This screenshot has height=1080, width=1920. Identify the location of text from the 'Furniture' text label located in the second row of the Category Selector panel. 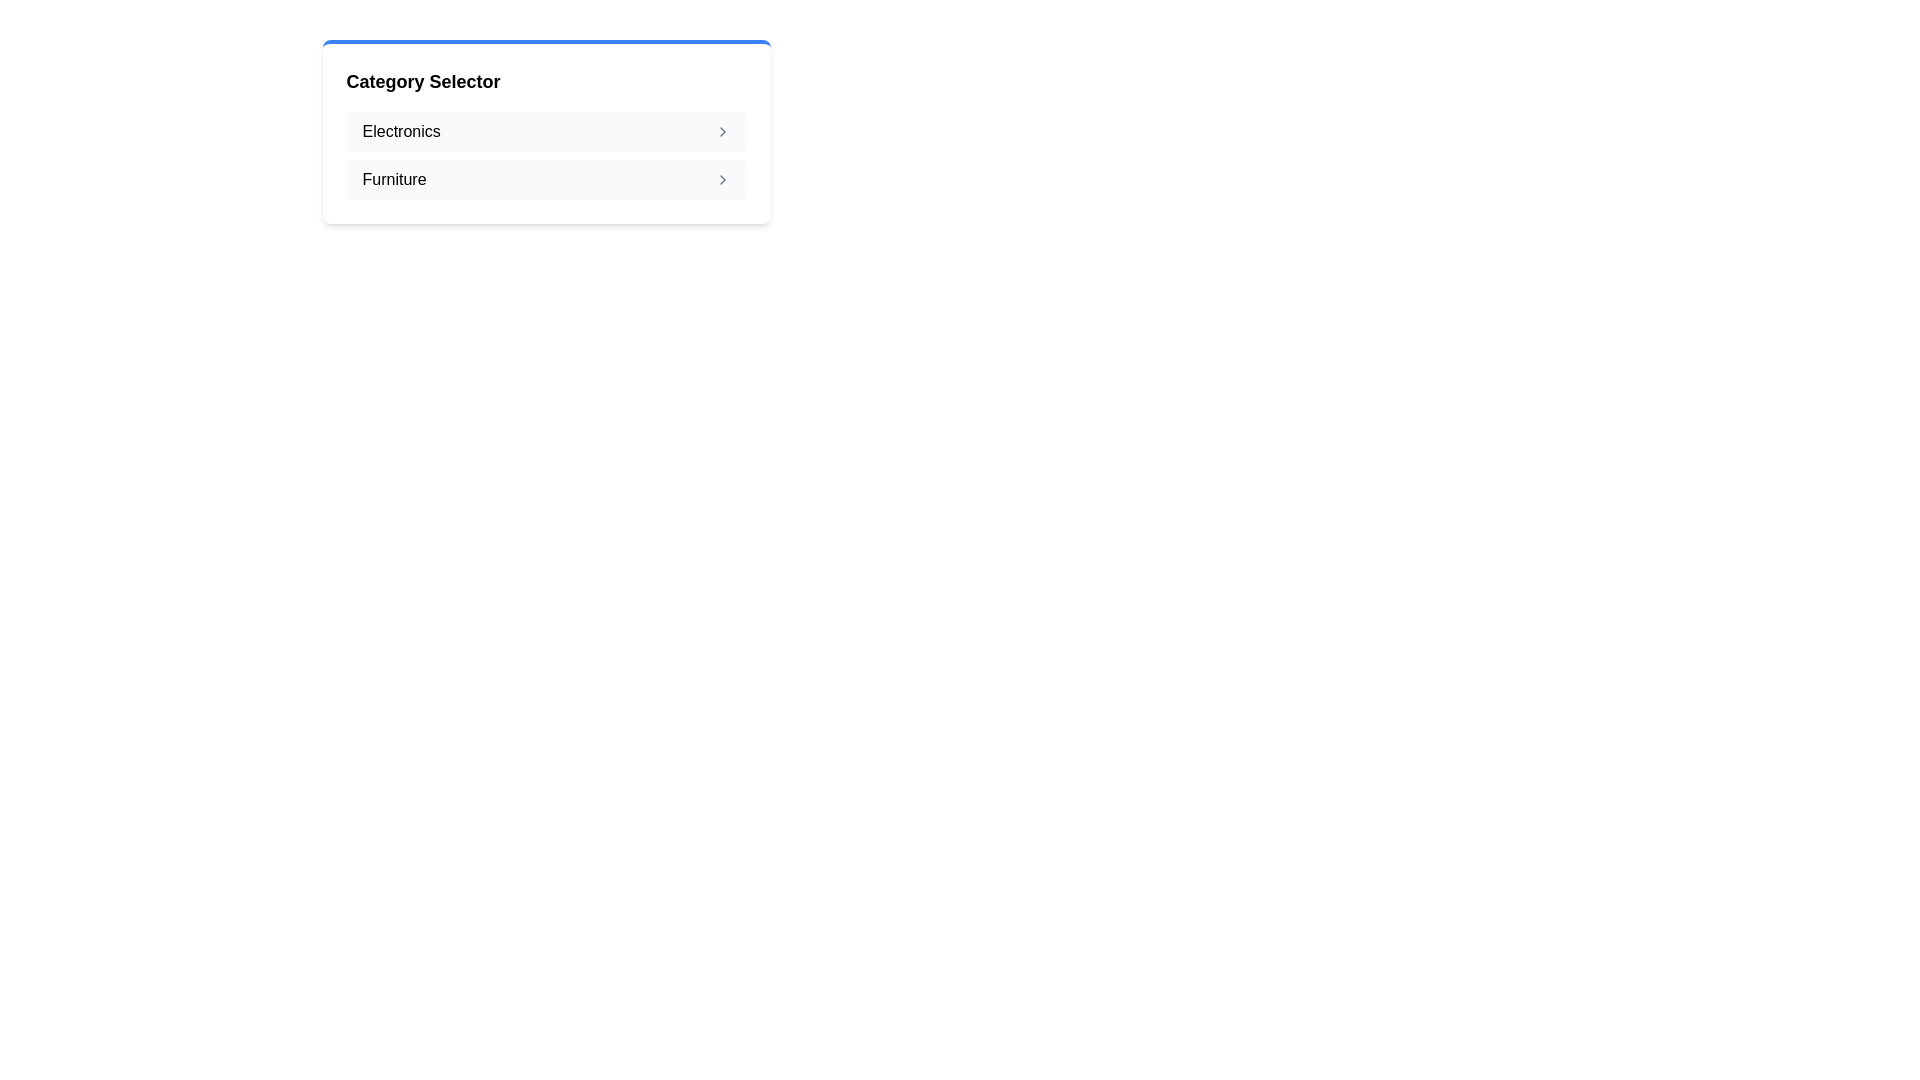
(394, 180).